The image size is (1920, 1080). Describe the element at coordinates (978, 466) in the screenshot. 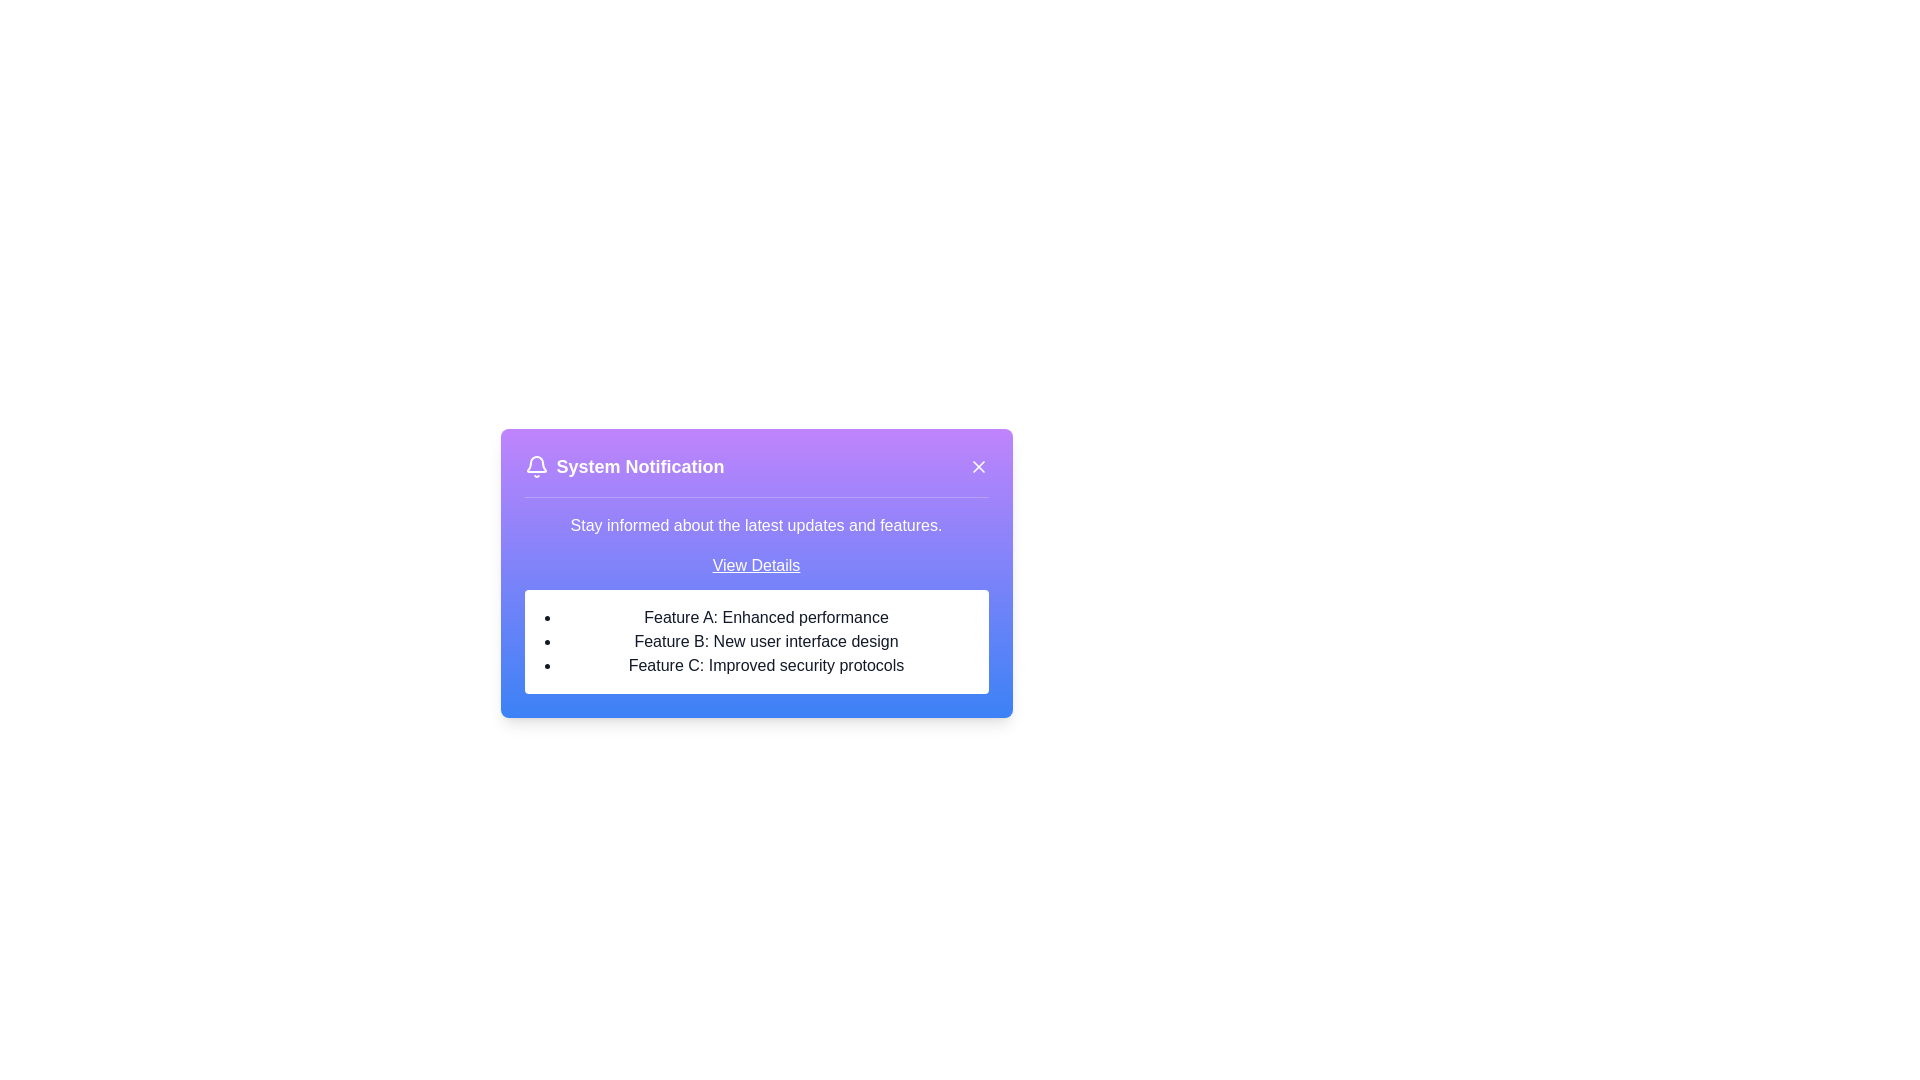

I see `the close button in the top-right corner of the notification` at that location.